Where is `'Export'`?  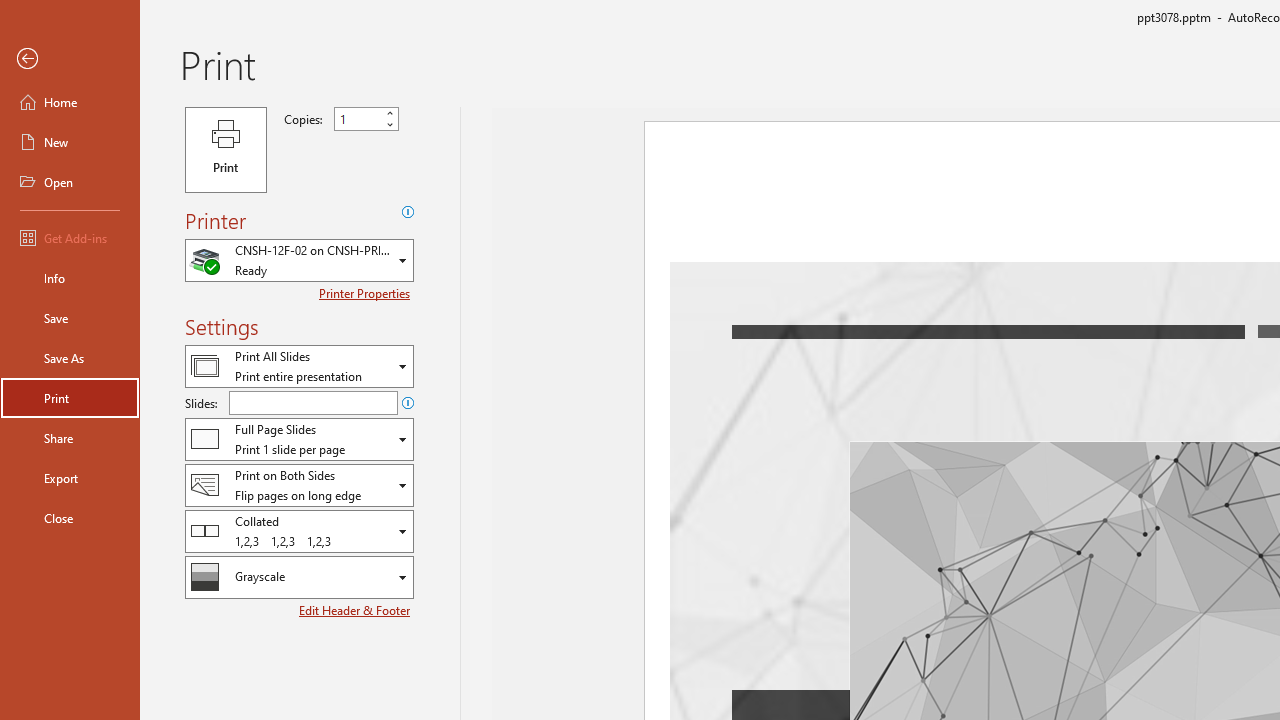 'Export' is located at coordinates (69, 478).